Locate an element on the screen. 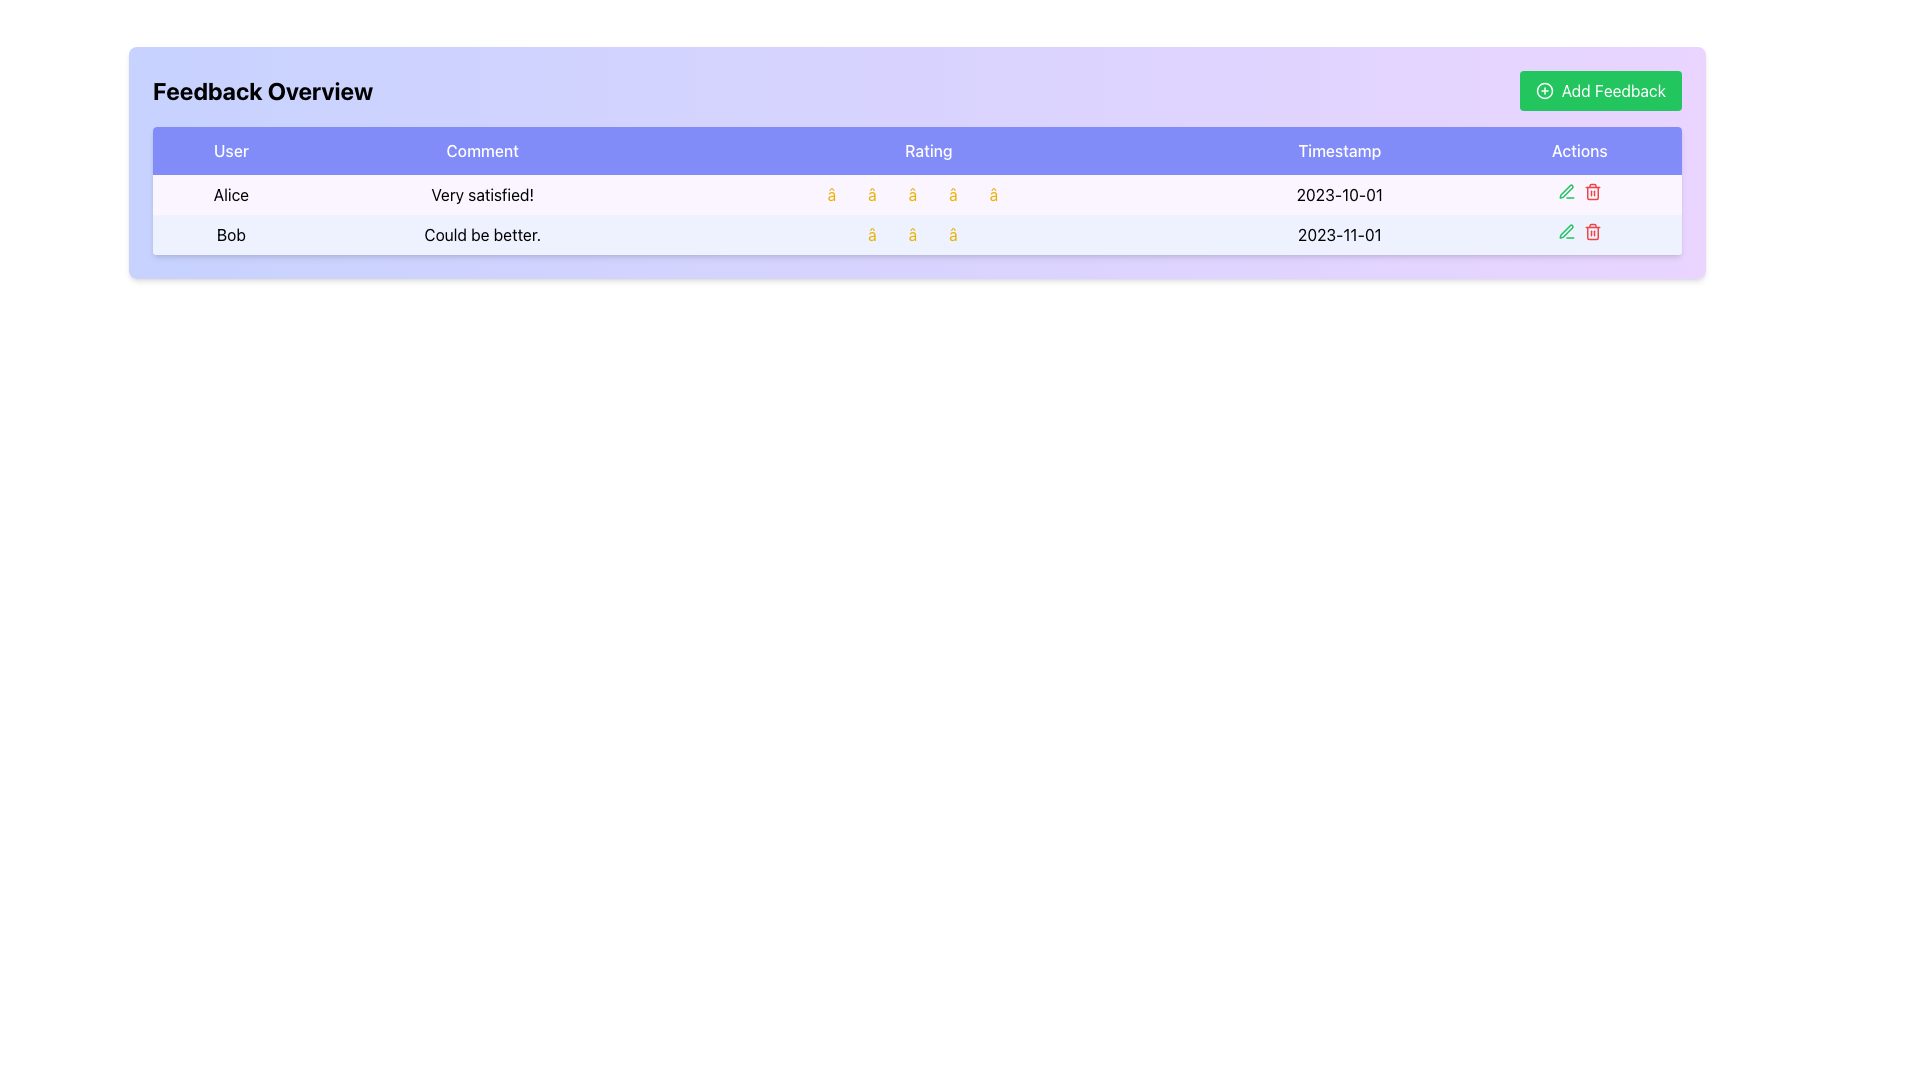 This screenshot has width=1920, height=1080. text of the Label that displays the name of the user who submitted feedback, located in the first cell under the 'User' column in the feedback table within the 'Feedback Overview' card is located at coordinates (231, 195).